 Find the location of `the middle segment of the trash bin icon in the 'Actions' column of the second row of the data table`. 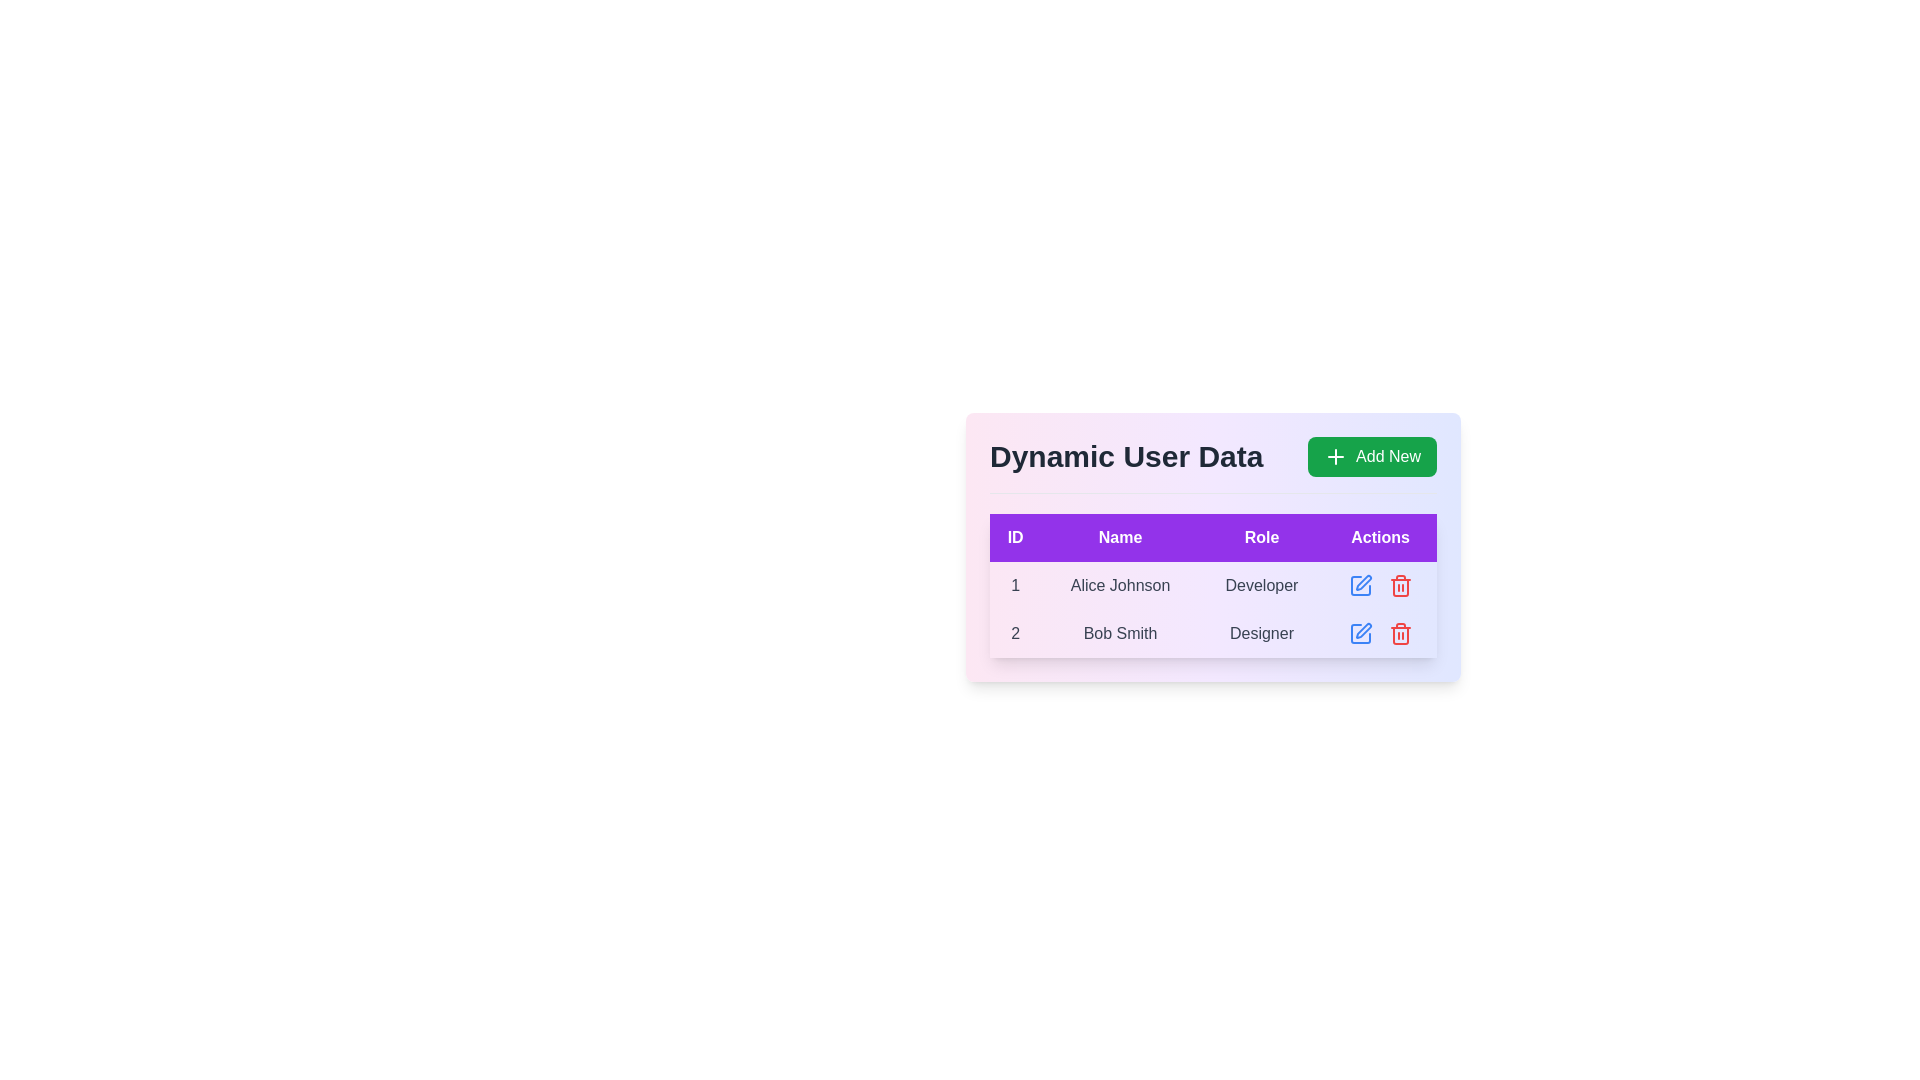

the middle segment of the trash bin icon in the 'Actions' column of the second row of the data table is located at coordinates (1399, 636).